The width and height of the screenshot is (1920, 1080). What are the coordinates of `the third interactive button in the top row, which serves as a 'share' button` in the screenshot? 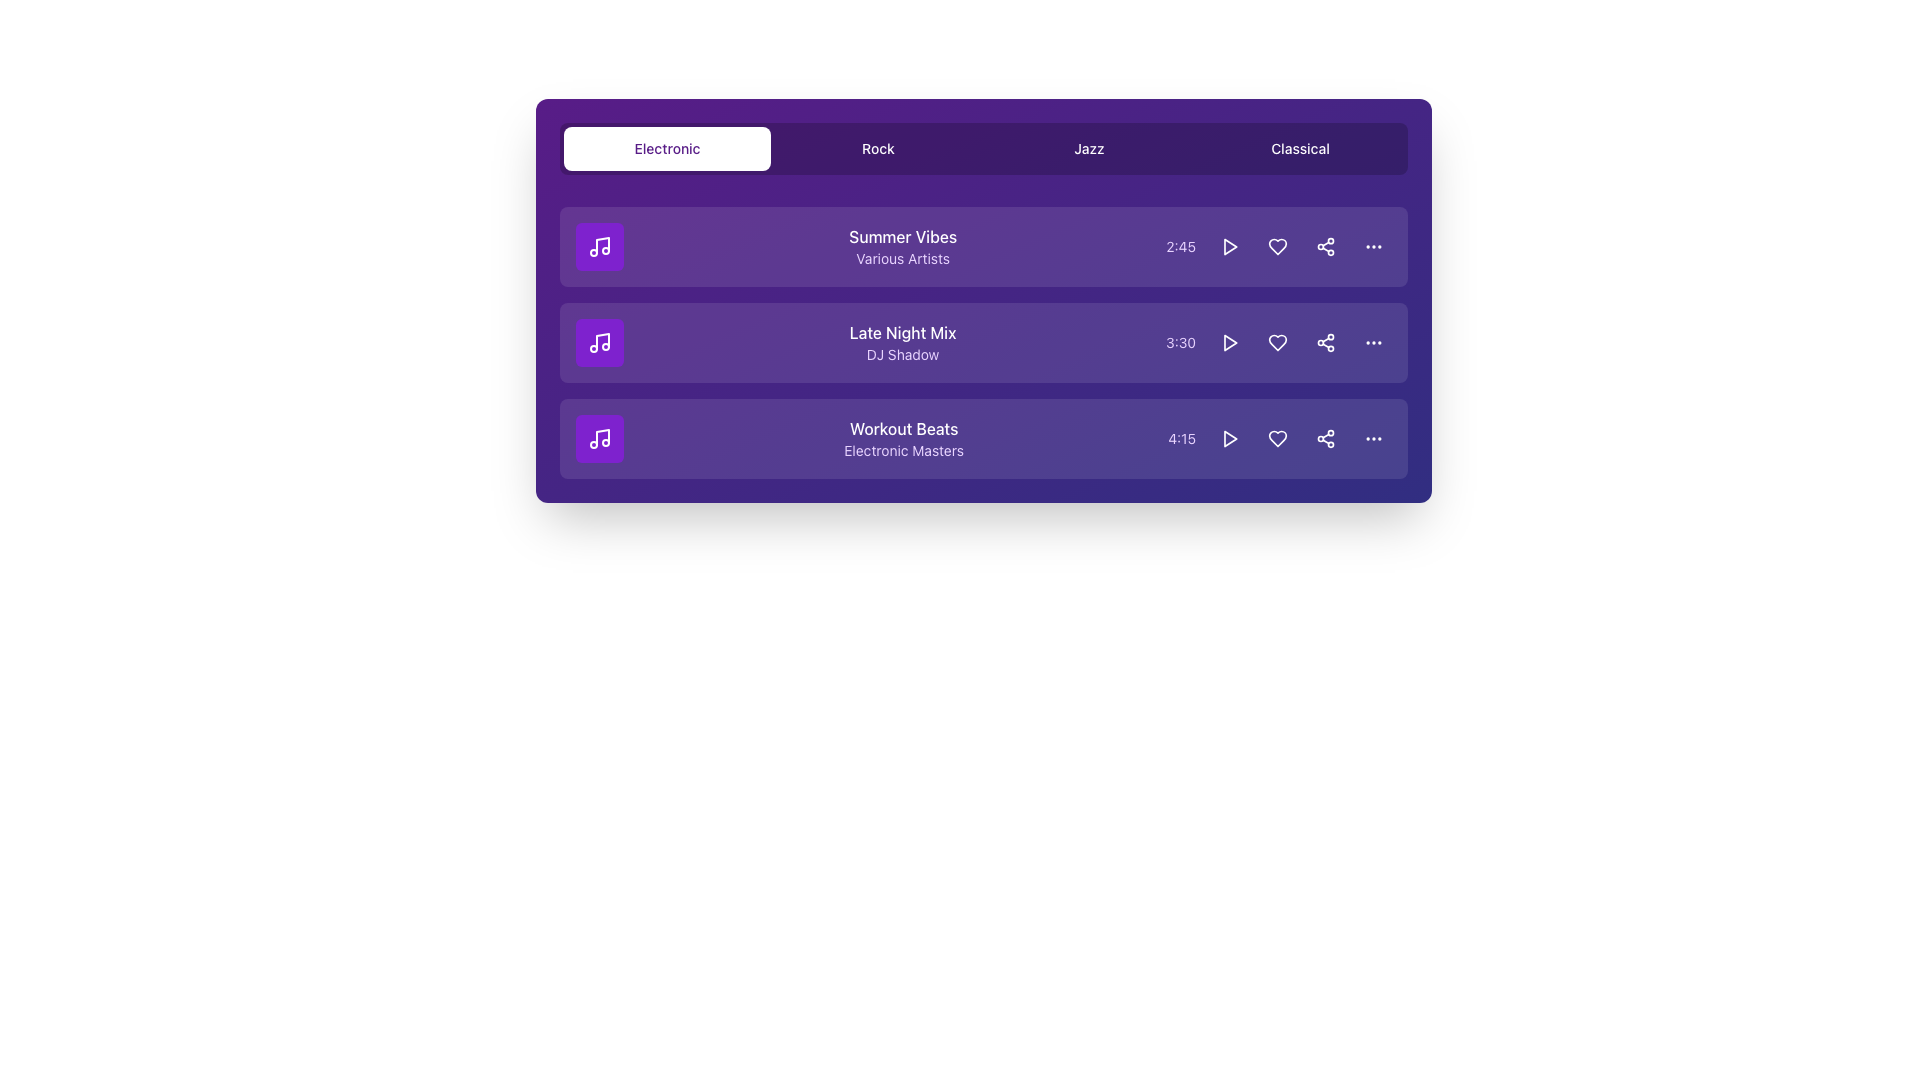 It's located at (1325, 245).